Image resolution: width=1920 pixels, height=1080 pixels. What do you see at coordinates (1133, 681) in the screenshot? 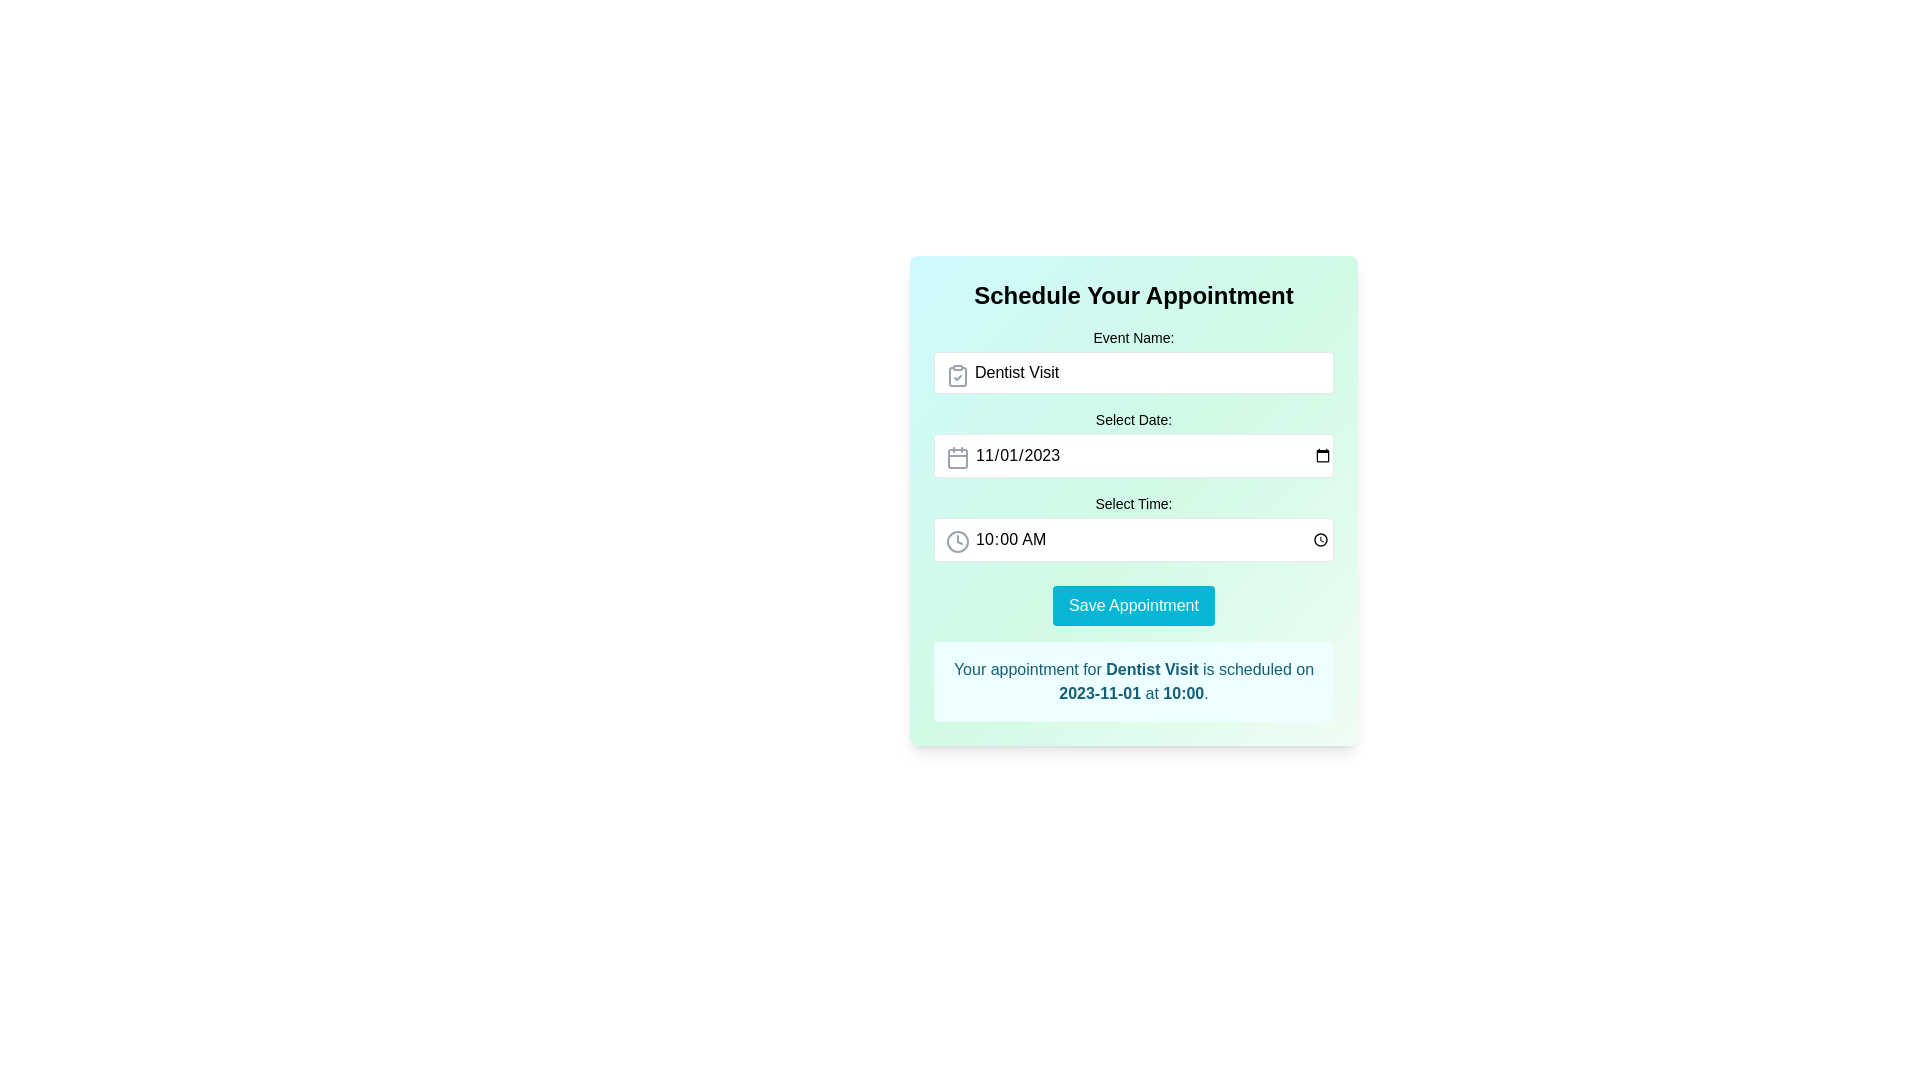
I see `the Text Display or Informational Label that provides confirmation or summary of the scheduled appointment, located at the lower section of the interface with a cyan background and rounded borders` at bounding box center [1133, 681].